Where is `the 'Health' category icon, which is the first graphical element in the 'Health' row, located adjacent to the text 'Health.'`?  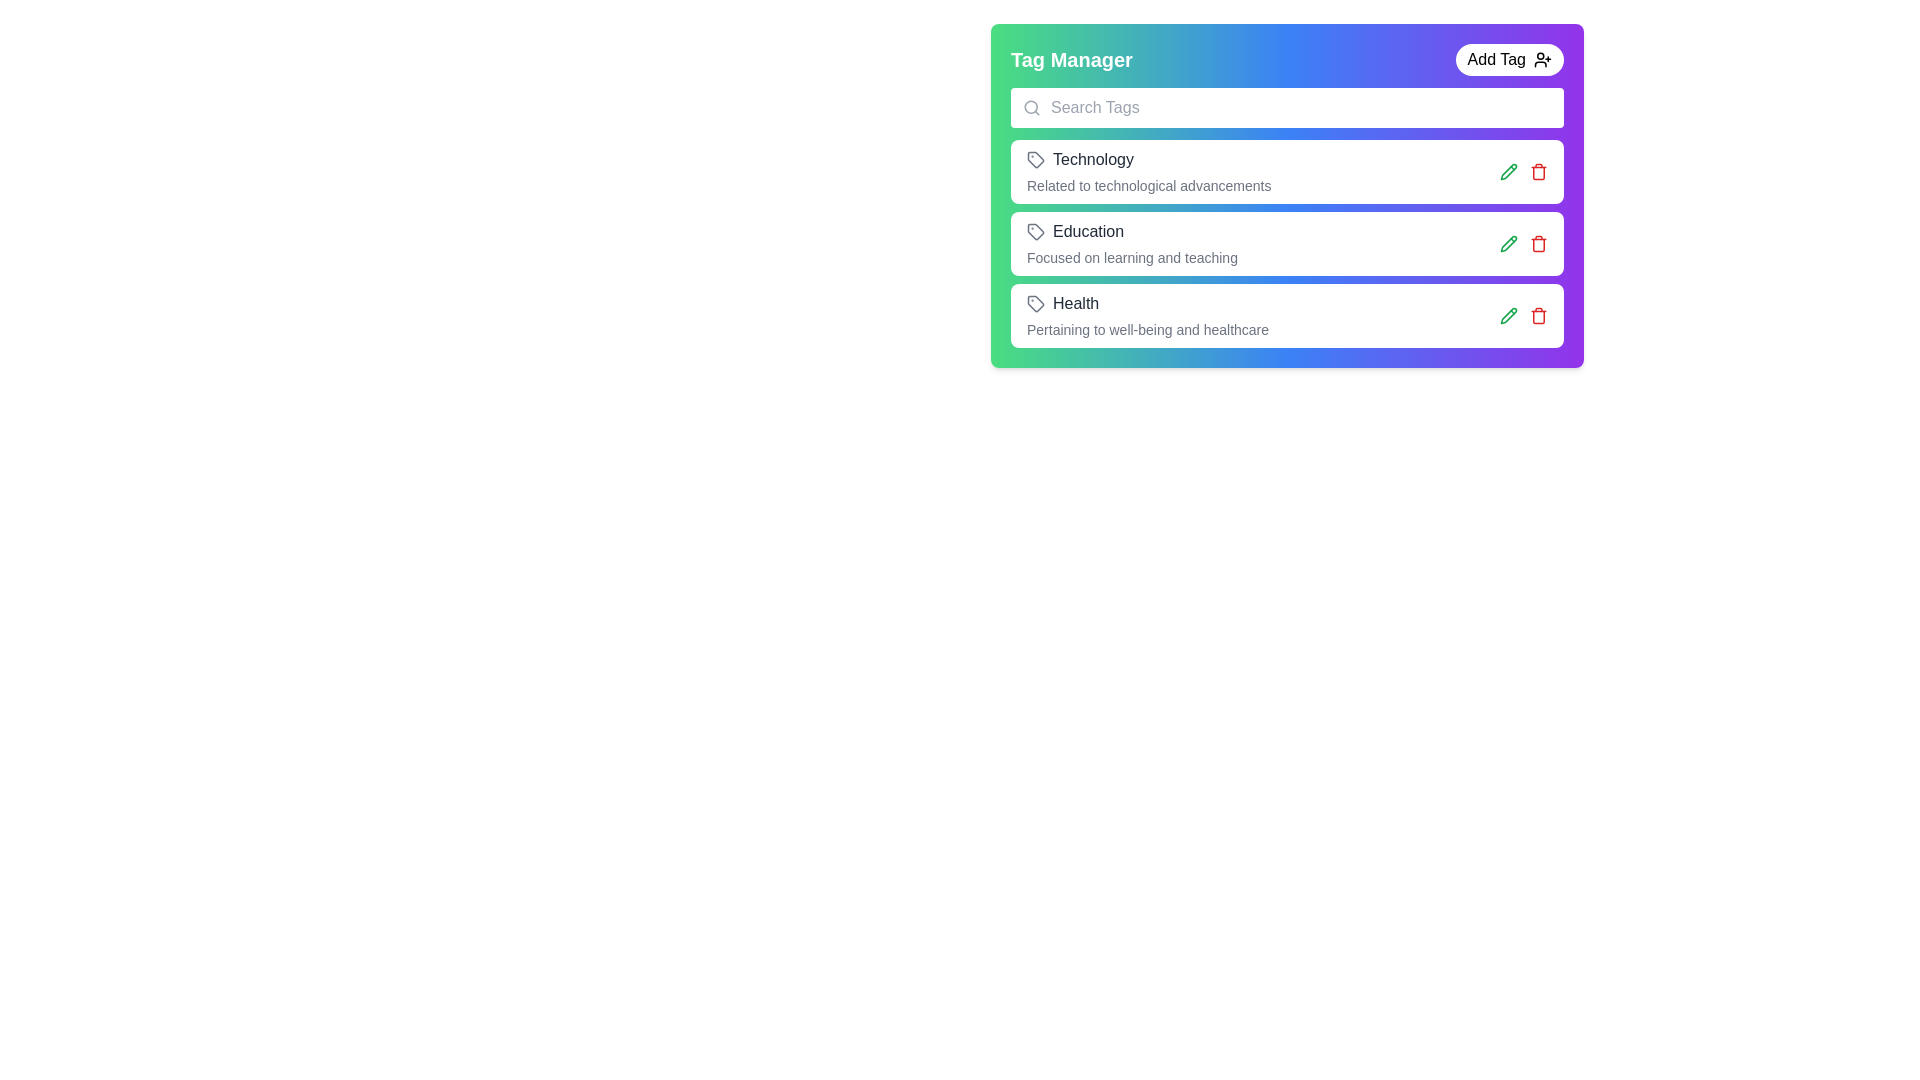 the 'Health' category icon, which is the first graphical element in the 'Health' row, located adjacent to the text 'Health.' is located at coordinates (1036, 304).